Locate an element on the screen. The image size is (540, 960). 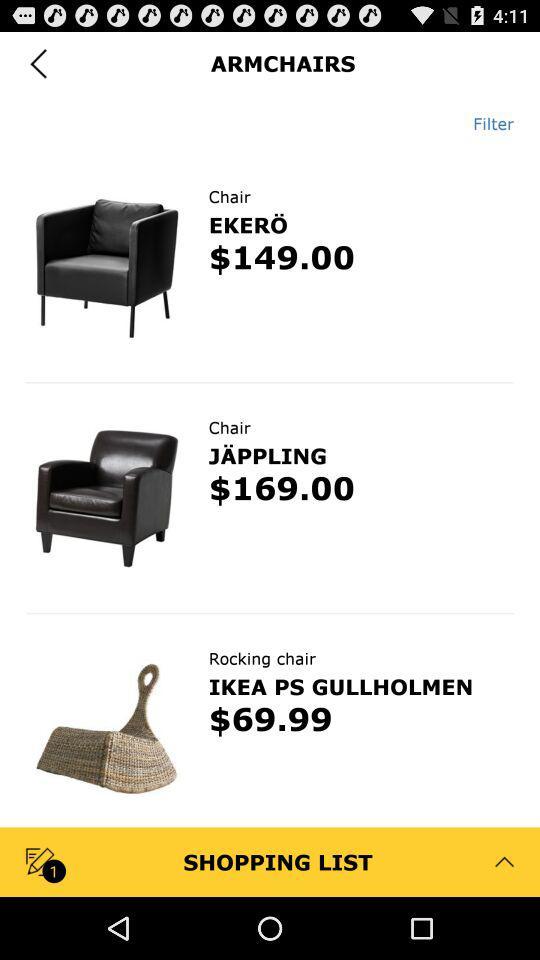
the filter is located at coordinates (485, 122).